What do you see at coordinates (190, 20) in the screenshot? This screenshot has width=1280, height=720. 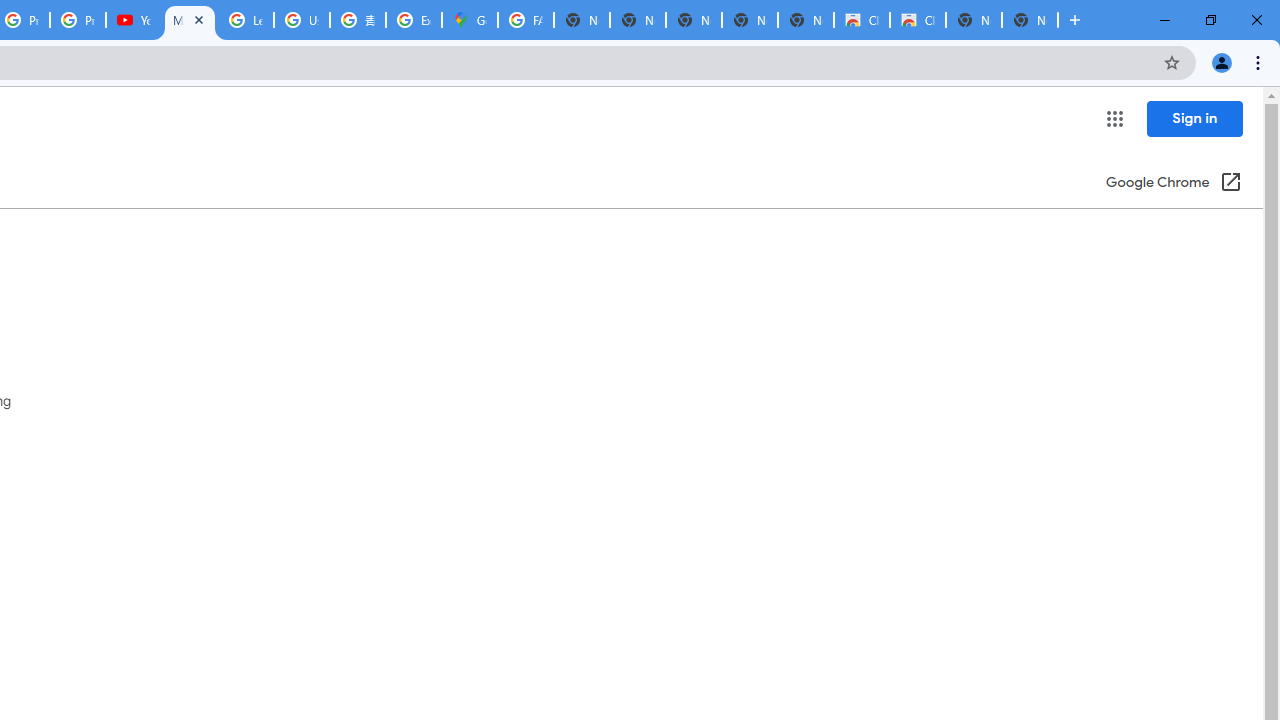 I see `'Manage passwords - Computer - Google Chrome Help'` at bounding box center [190, 20].